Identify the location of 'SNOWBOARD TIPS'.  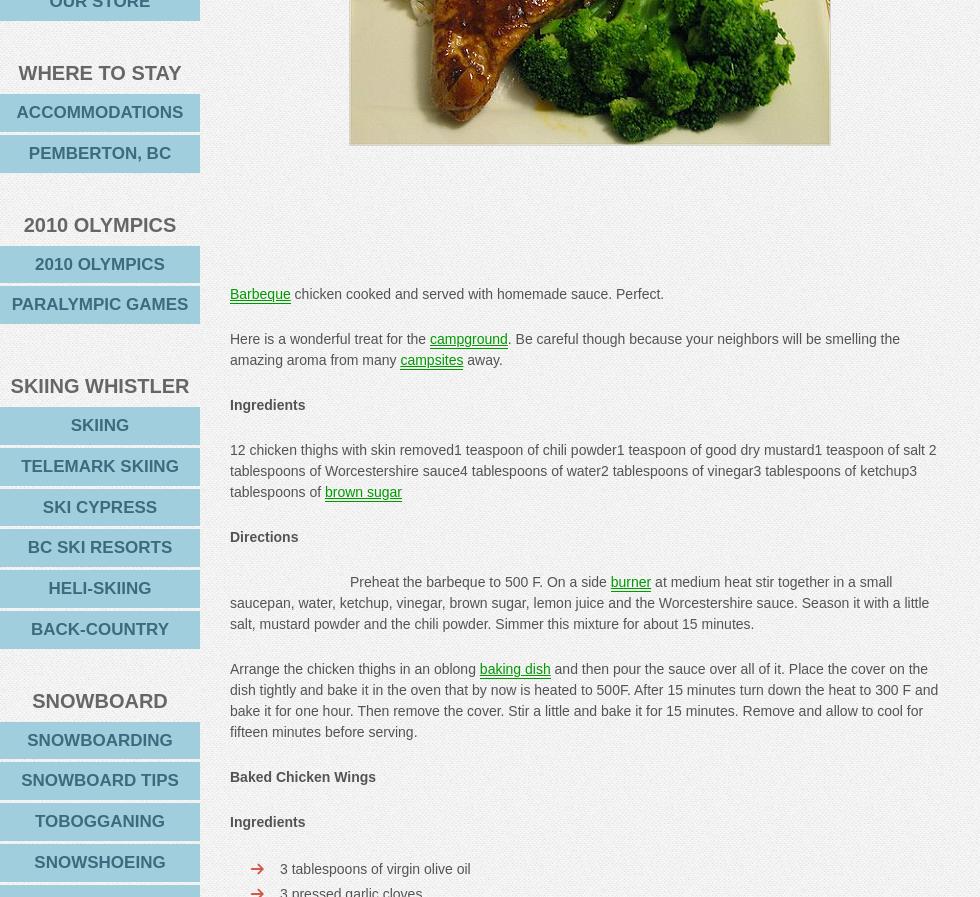
(99, 780).